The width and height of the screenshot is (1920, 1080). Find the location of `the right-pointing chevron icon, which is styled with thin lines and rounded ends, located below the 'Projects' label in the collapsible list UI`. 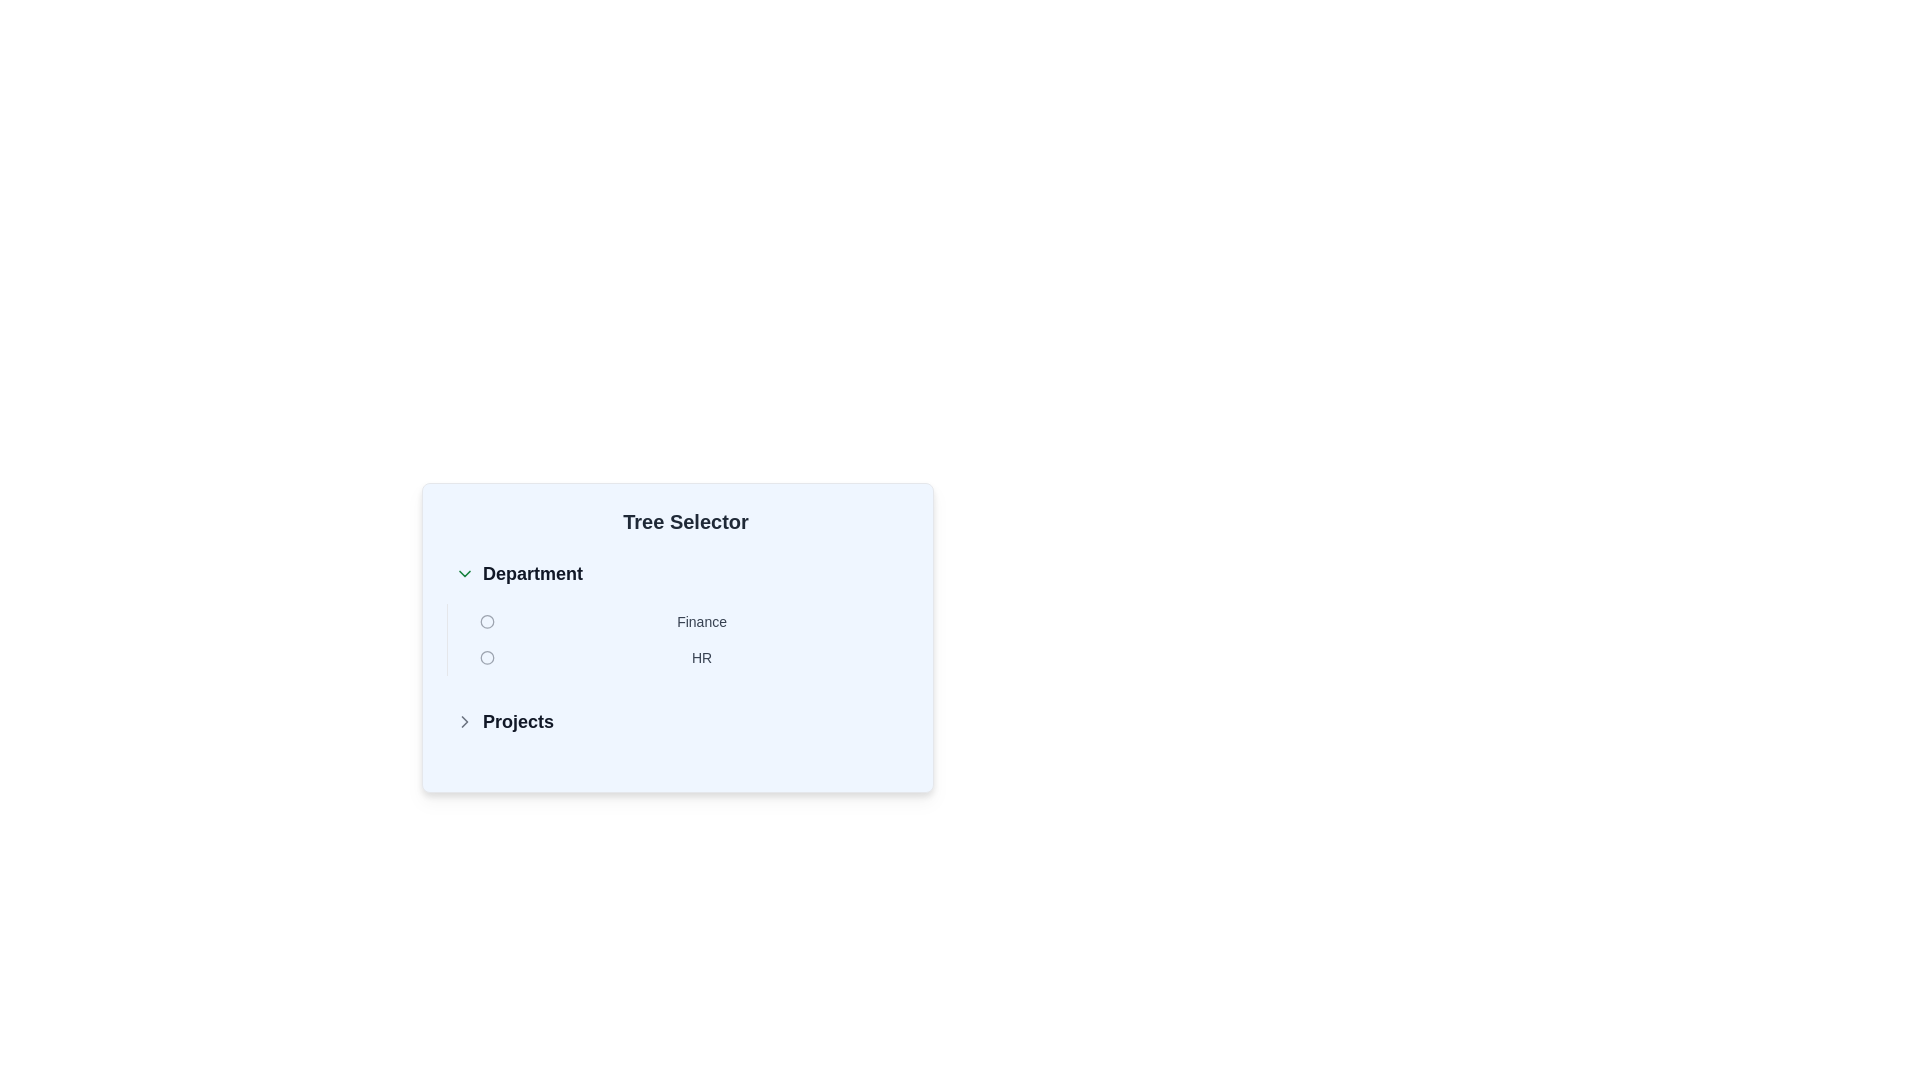

the right-pointing chevron icon, which is styled with thin lines and rounded ends, located below the 'Projects' label in the collapsible list UI is located at coordinates (464, 721).